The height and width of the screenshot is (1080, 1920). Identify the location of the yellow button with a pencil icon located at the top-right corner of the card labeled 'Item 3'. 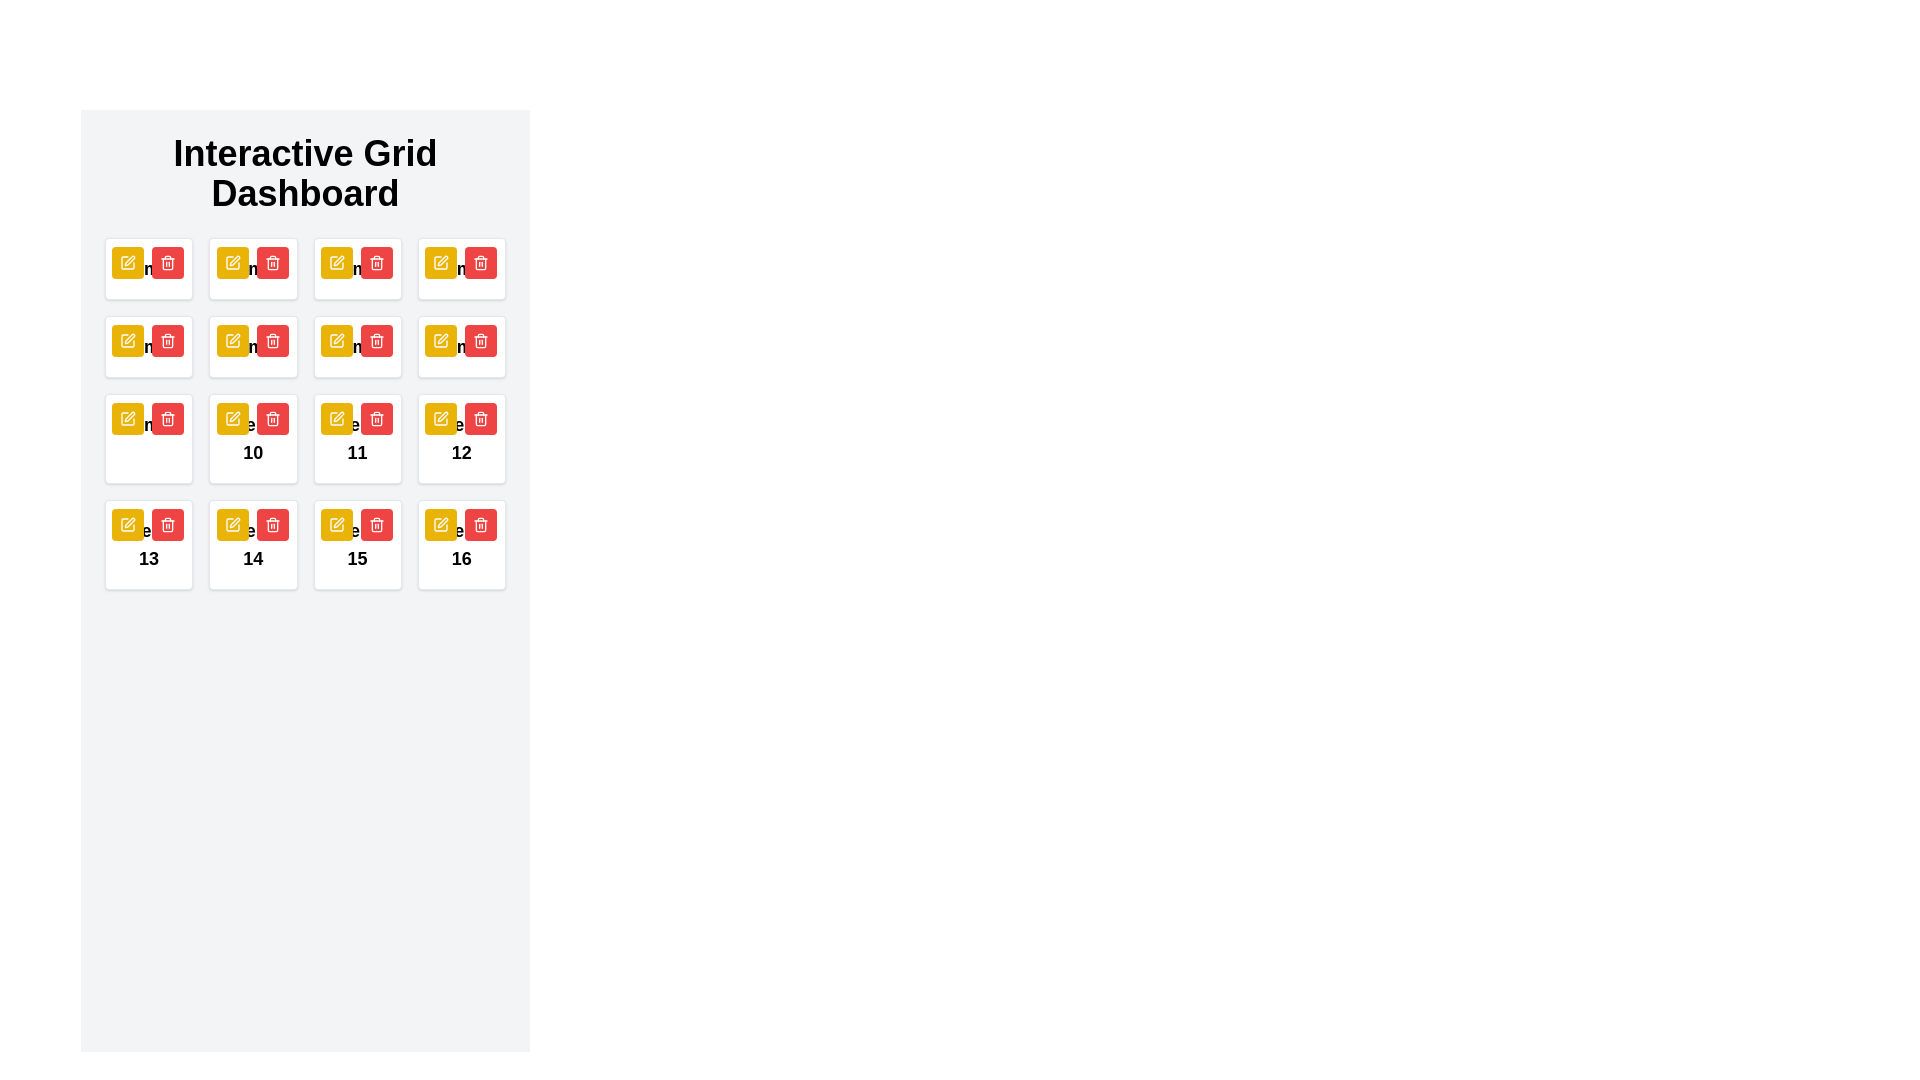
(357, 268).